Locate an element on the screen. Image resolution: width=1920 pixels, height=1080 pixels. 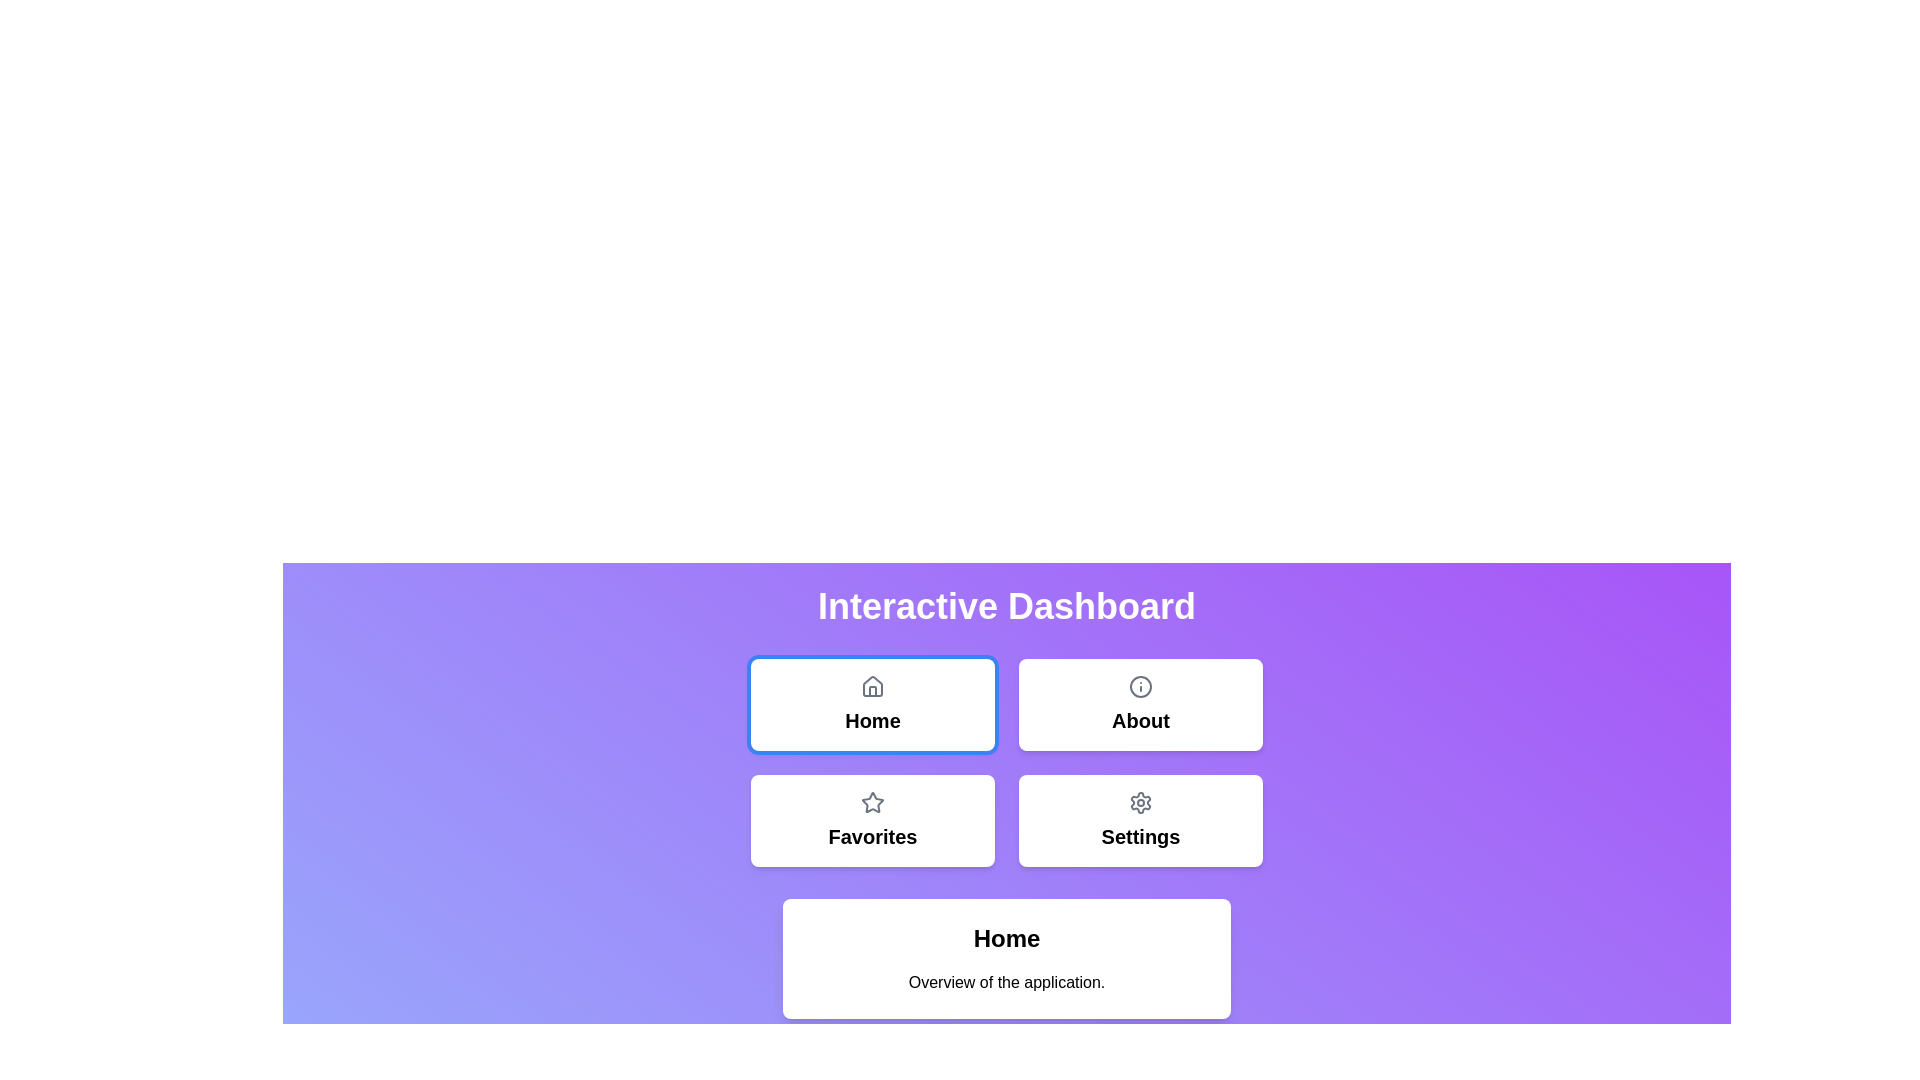
the Favorites button to select it is located at coordinates (873, 821).